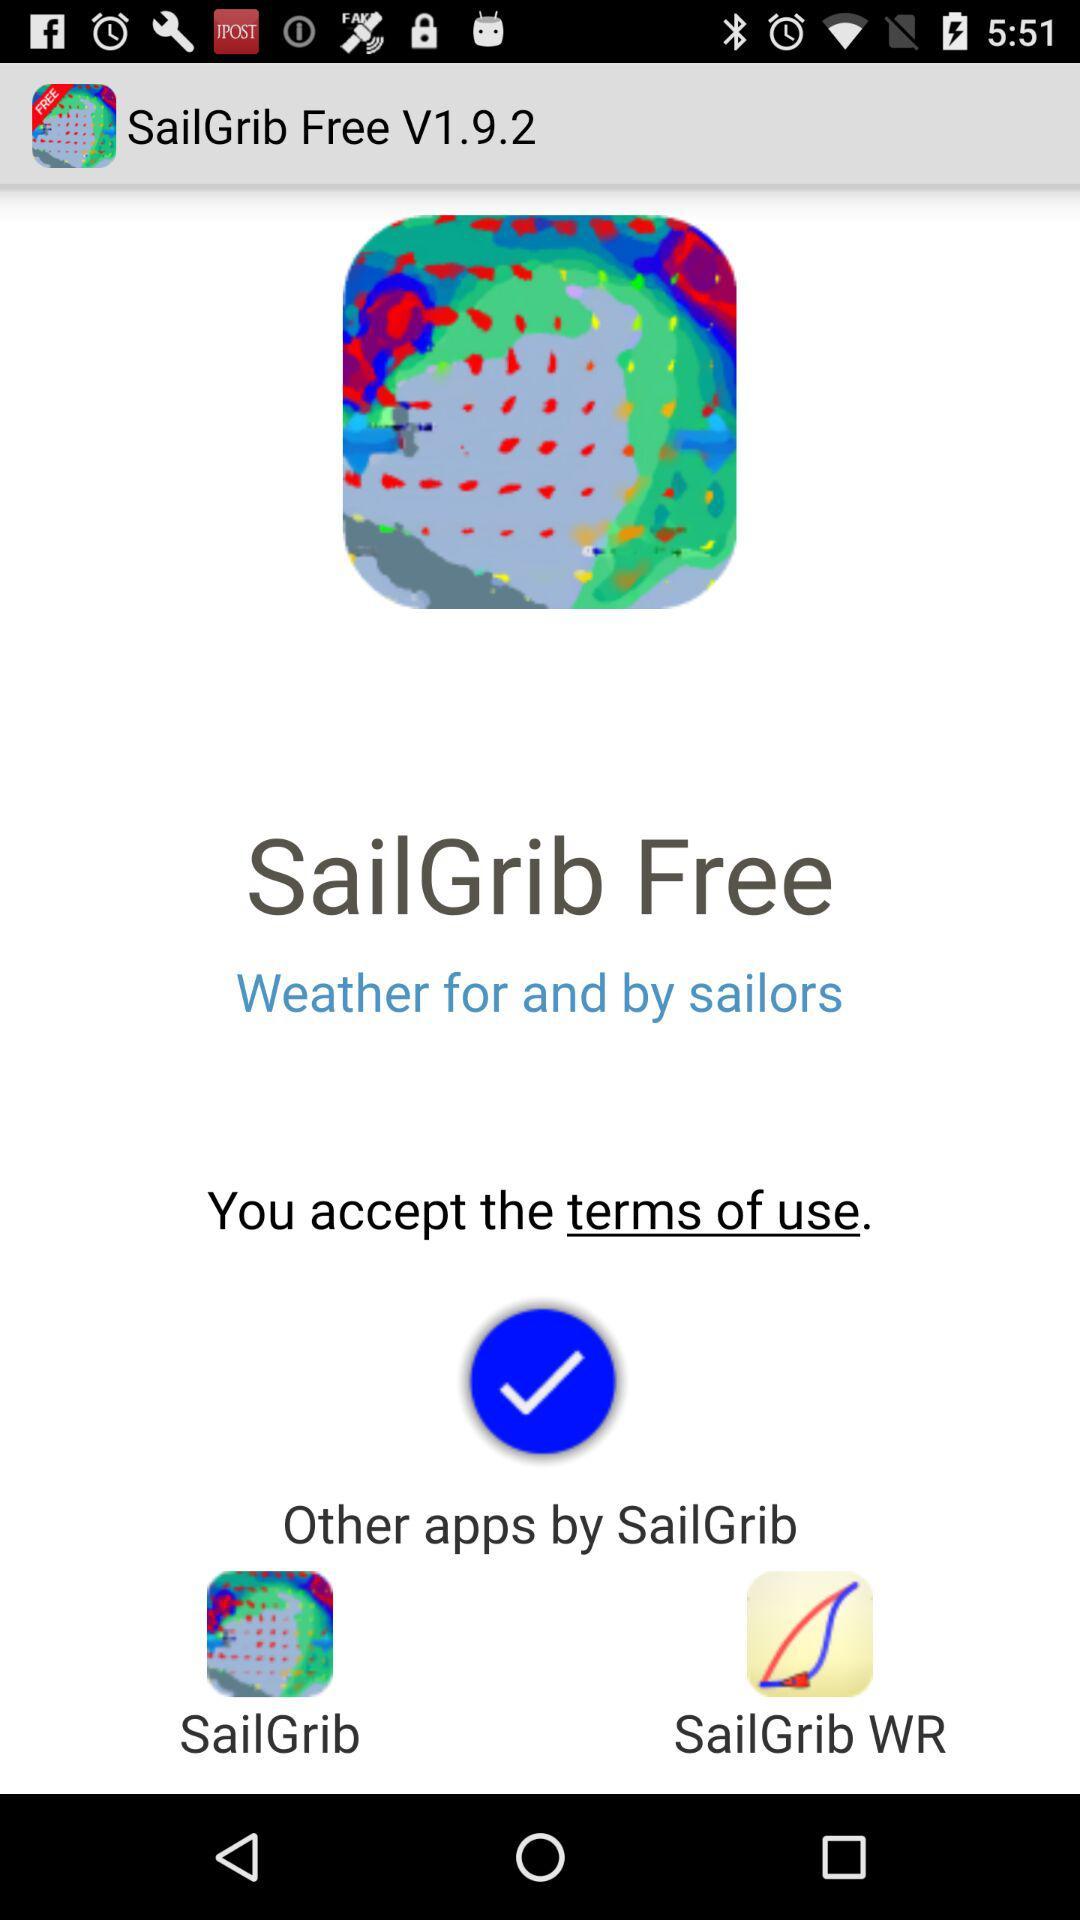 This screenshot has height=1920, width=1080. Describe the element at coordinates (810, 1634) in the screenshot. I see `other app` at that location.